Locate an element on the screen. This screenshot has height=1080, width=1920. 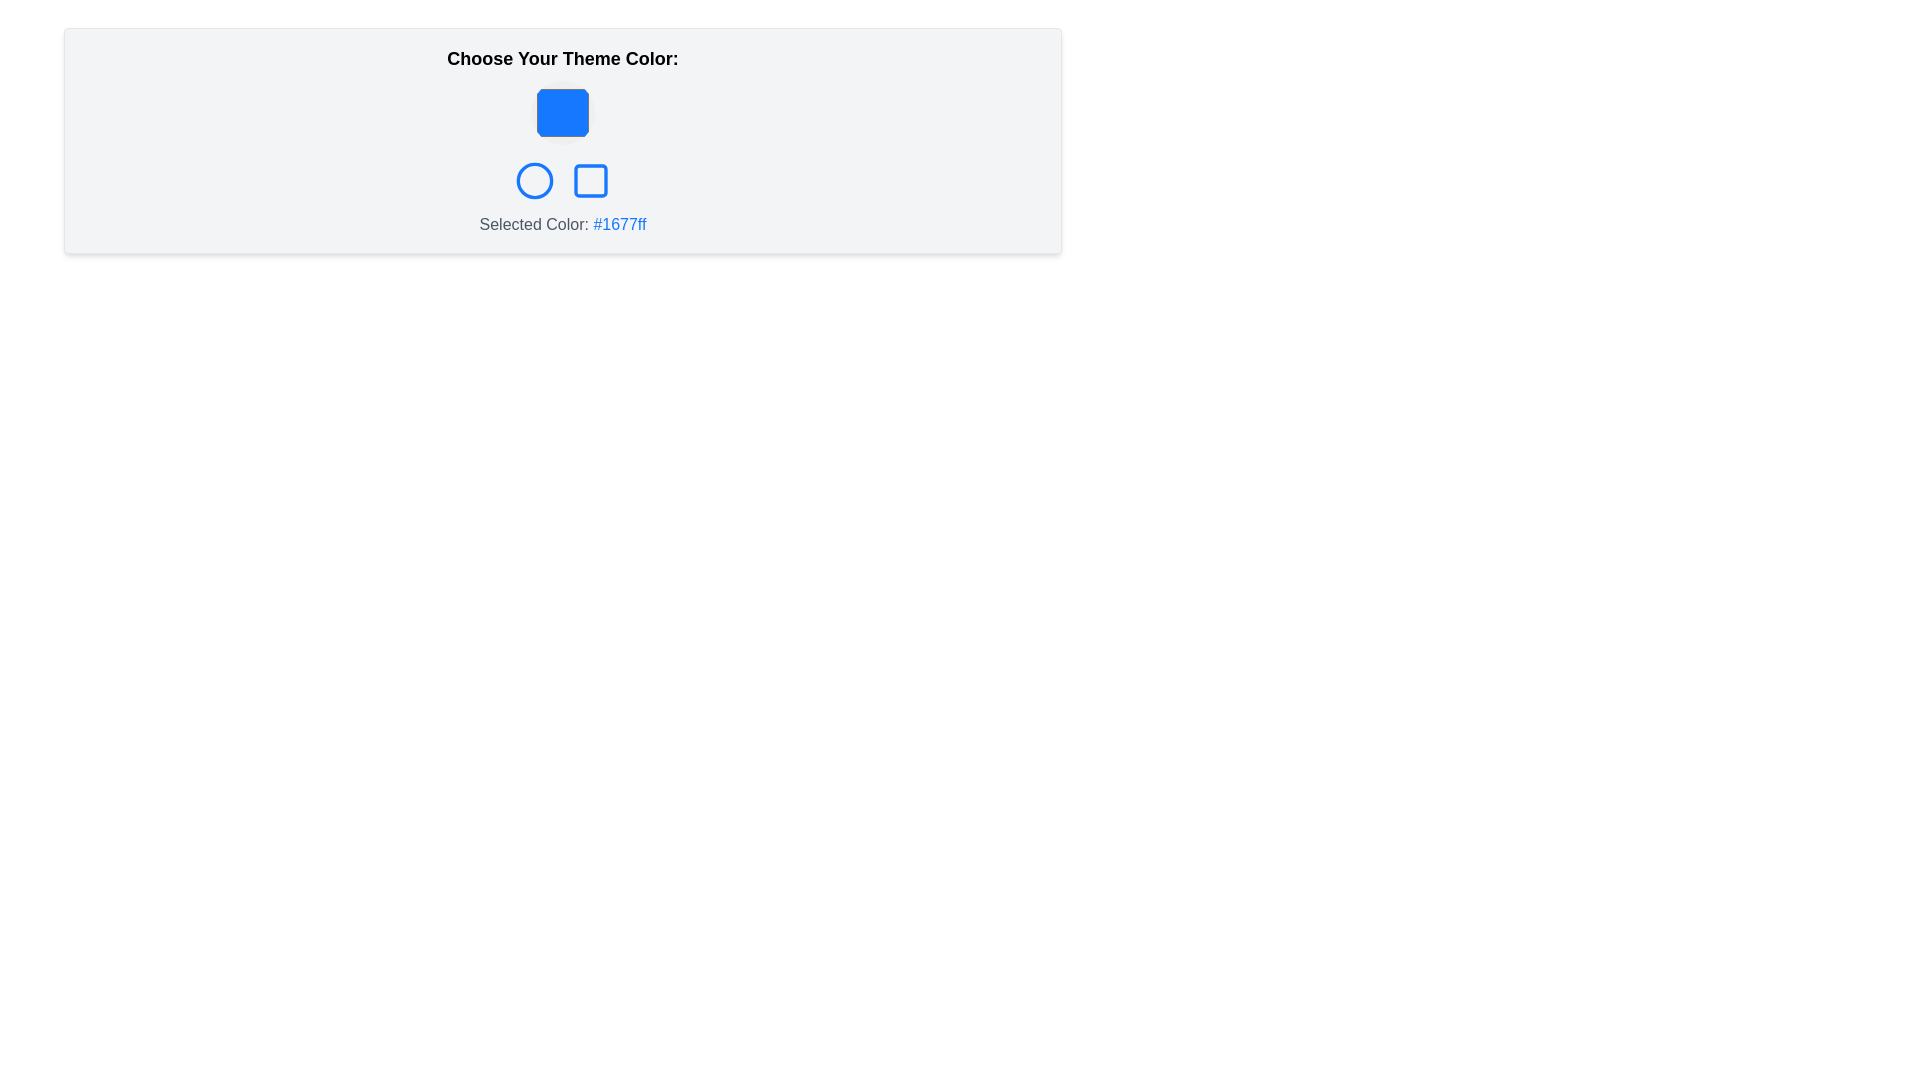
decorative SVG rectangle that indicates a specific selection in the color theme selection interface, located inside the second icon in the row to the right of a circular icon is located at coordinates (589, 181).